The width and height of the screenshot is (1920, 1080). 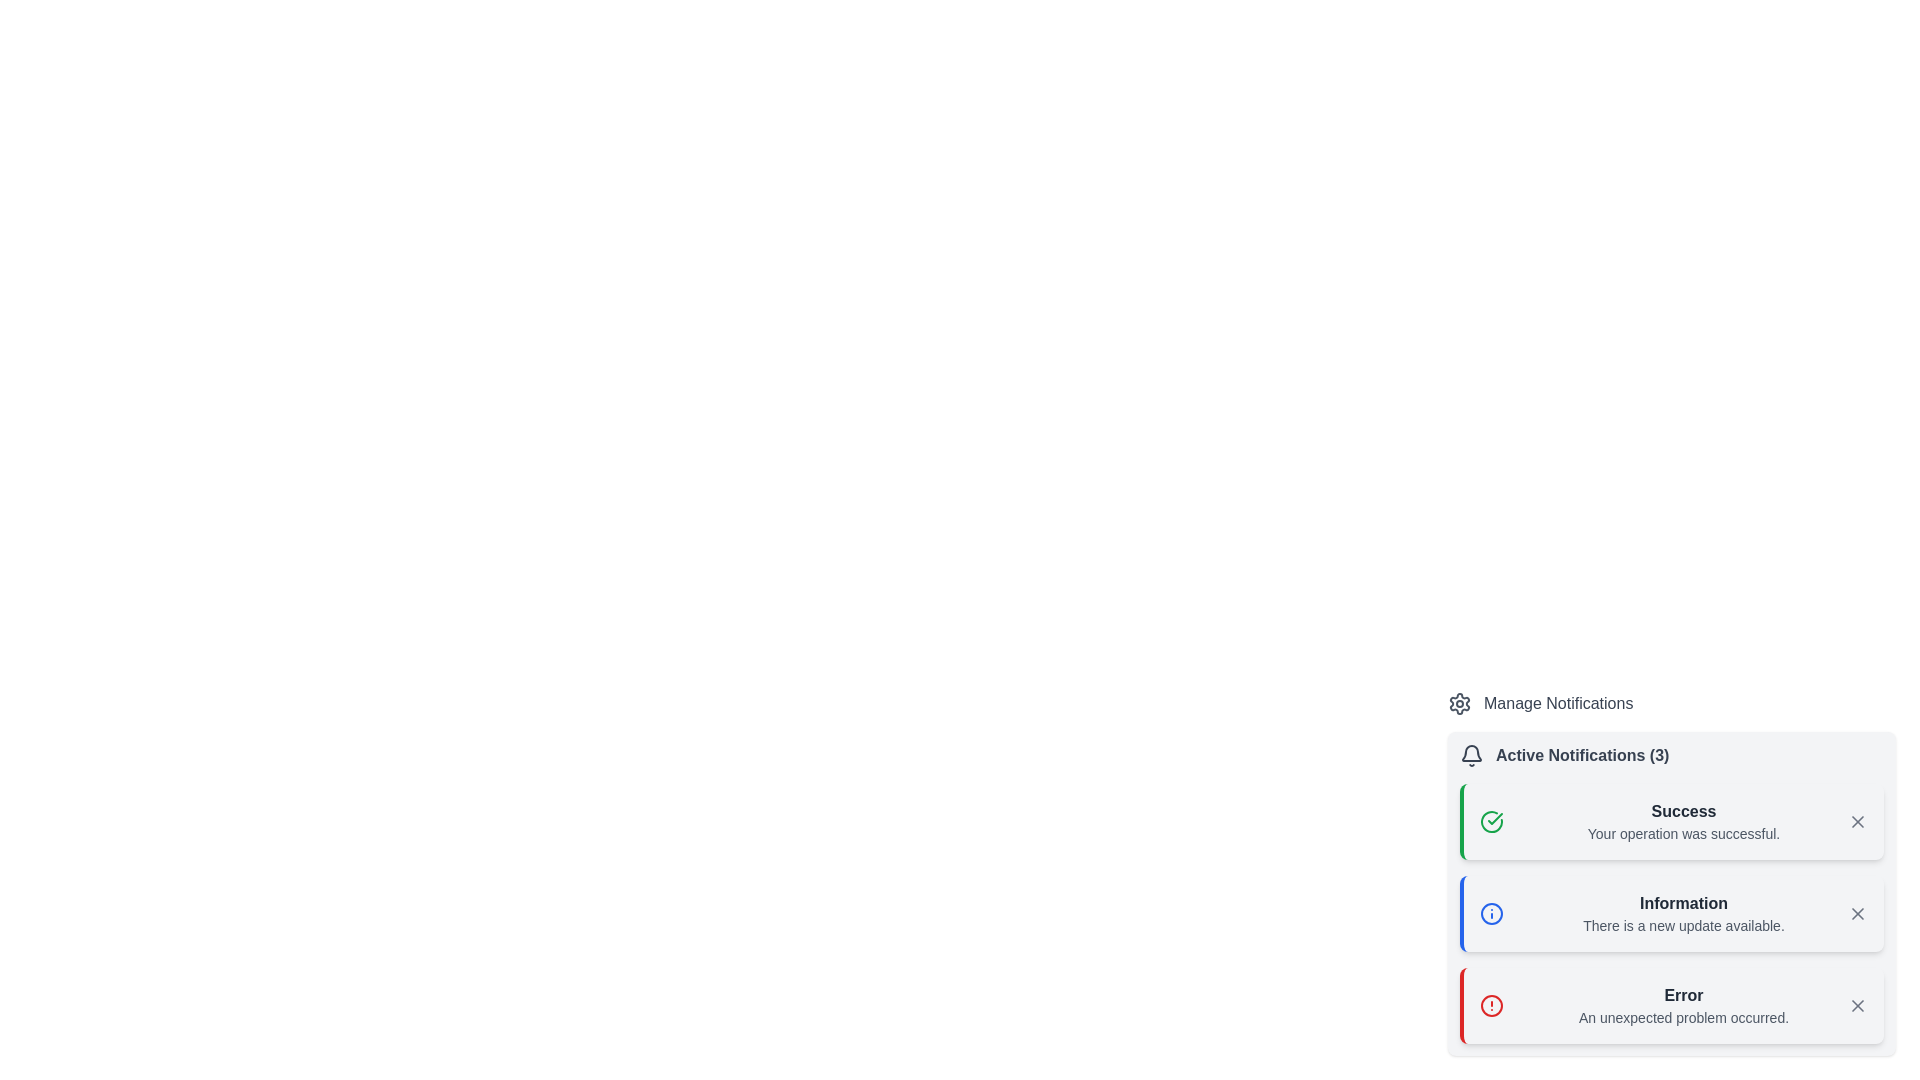 What do you see at coordinates (1492, 914) in the screenshot?
I see `the circular icon with a blue border and white background featuring a blue outline of the letter 'i', located within the notification card labeled 'Information'` at bounding box center [1492, 914].